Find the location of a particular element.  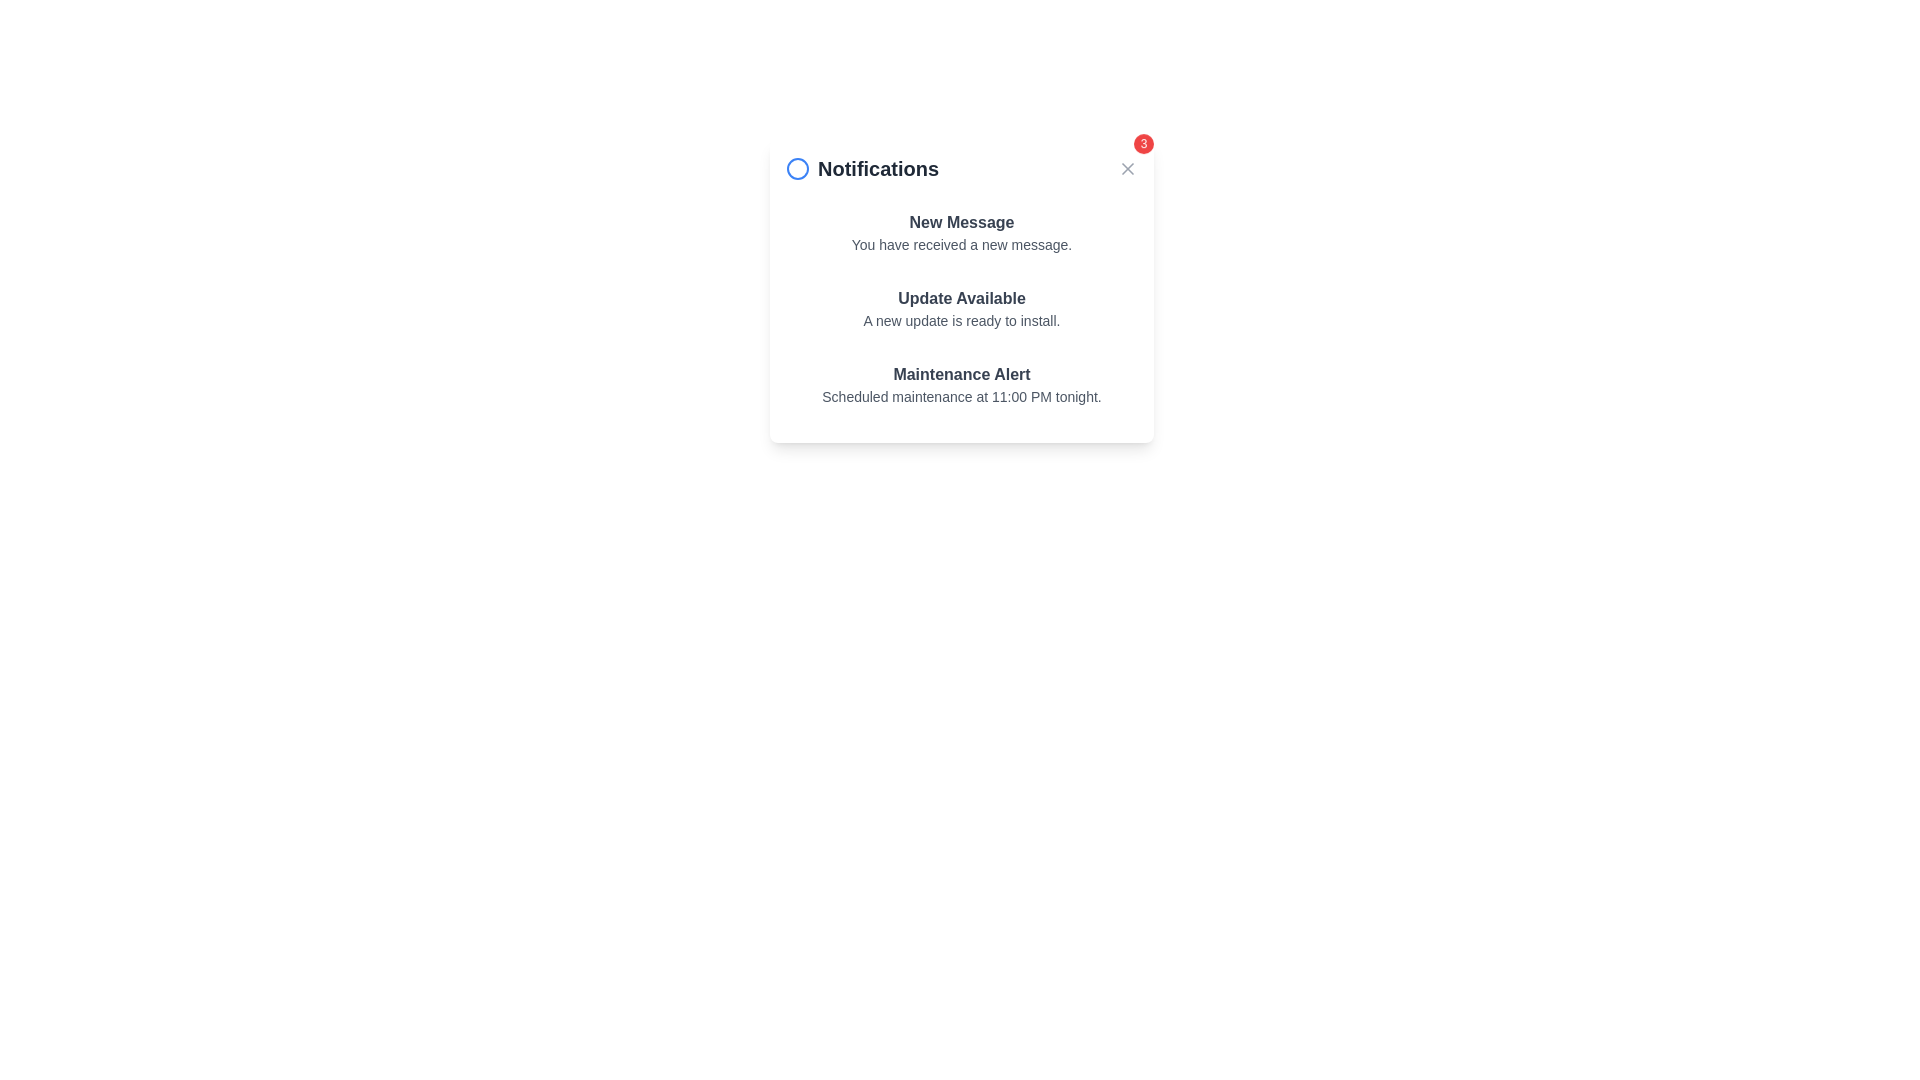

the small 'X' interactive icon in the top-right corner of the notification card is located at coordinates (1128, 168).